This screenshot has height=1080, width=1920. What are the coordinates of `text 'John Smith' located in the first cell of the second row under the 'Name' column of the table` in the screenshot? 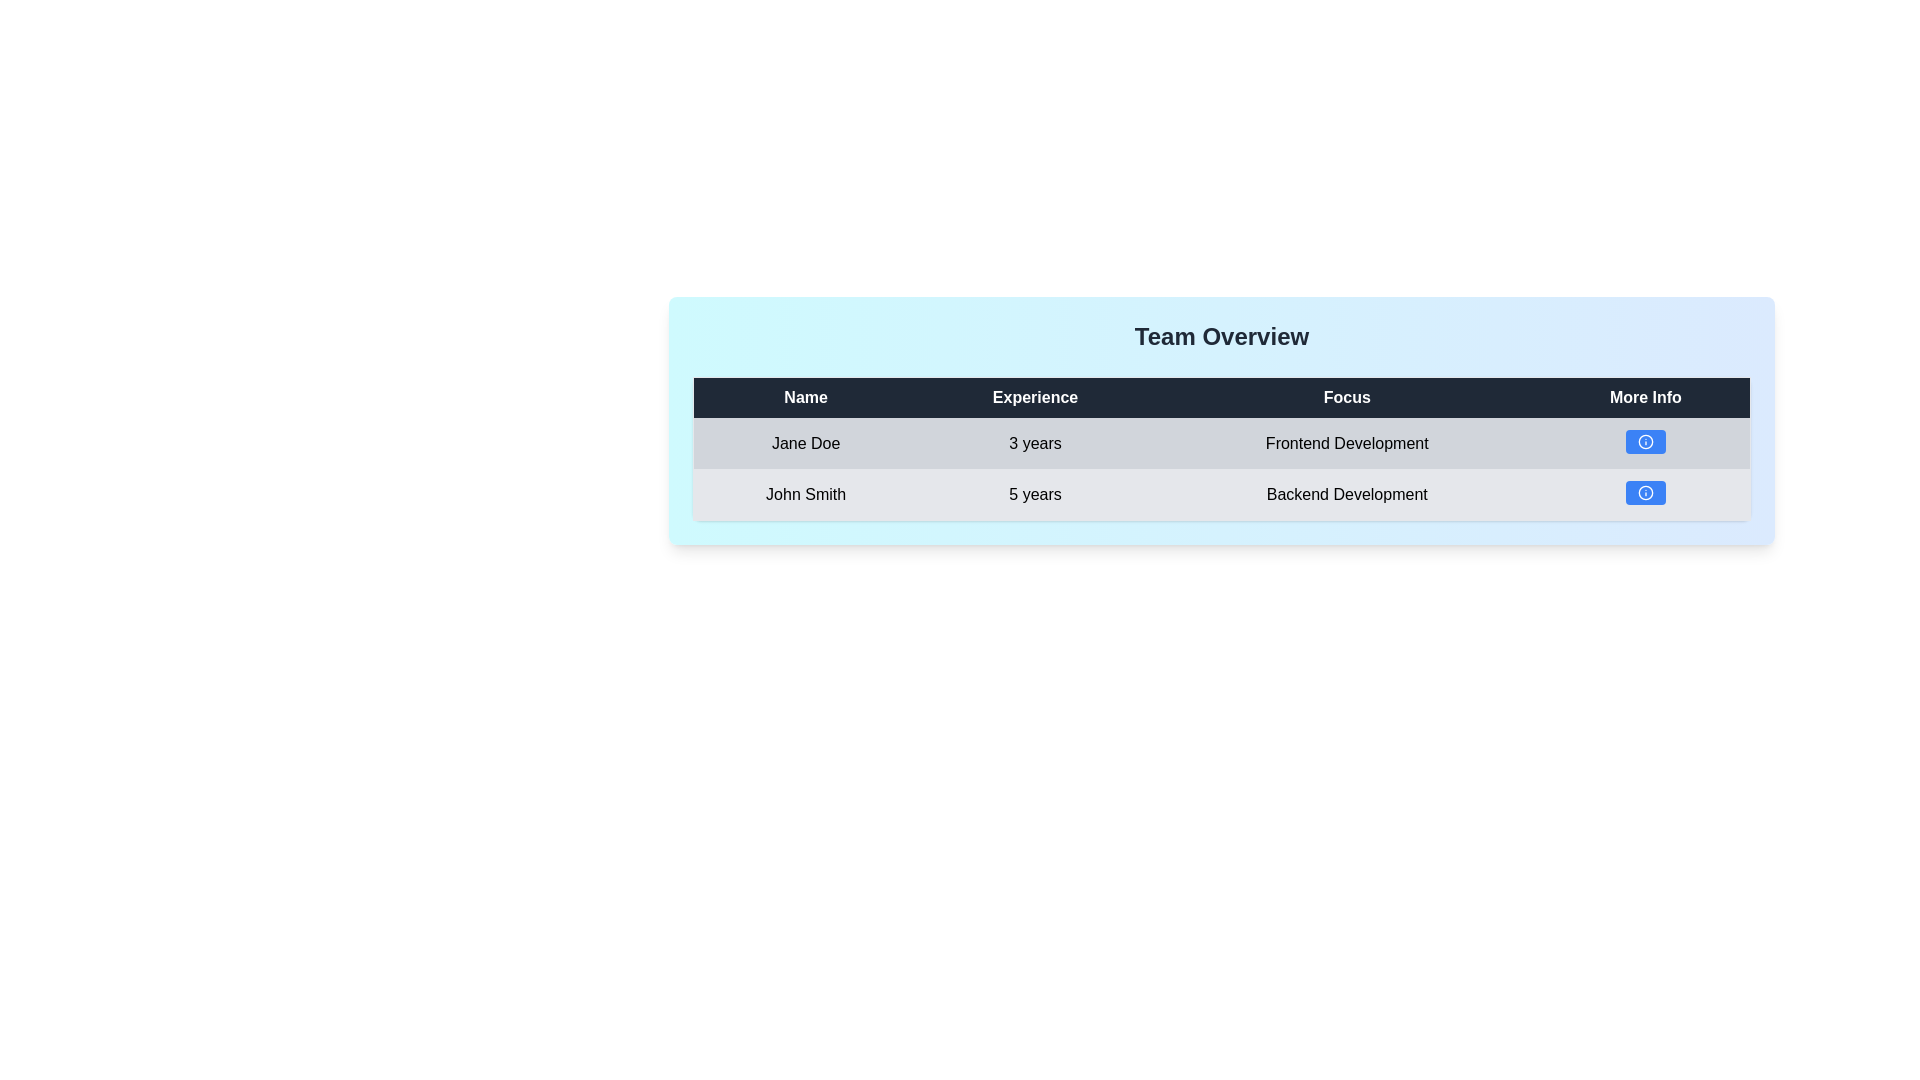 It's located at (805, 494).